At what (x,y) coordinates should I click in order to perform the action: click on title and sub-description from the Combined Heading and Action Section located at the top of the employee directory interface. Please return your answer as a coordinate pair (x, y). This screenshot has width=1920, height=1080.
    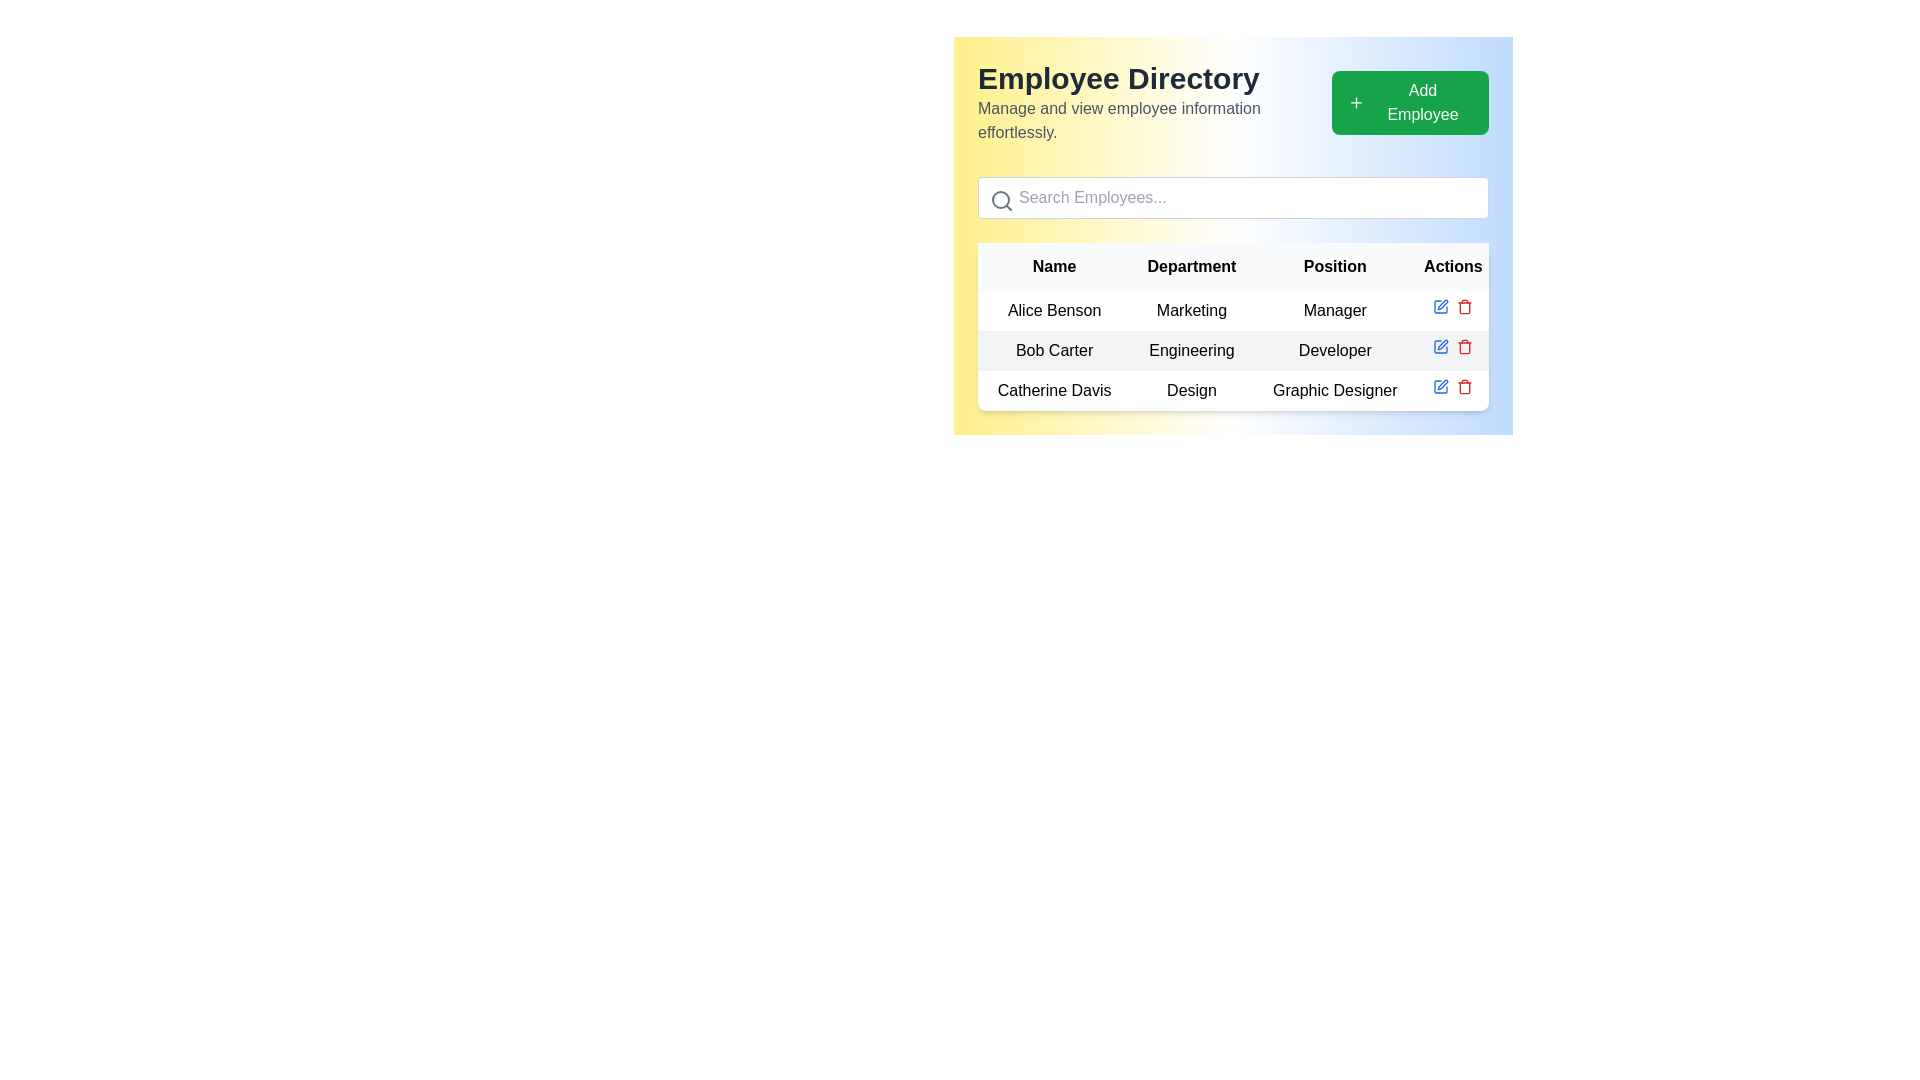
    Looking at the image, I should click on (1232, 103).